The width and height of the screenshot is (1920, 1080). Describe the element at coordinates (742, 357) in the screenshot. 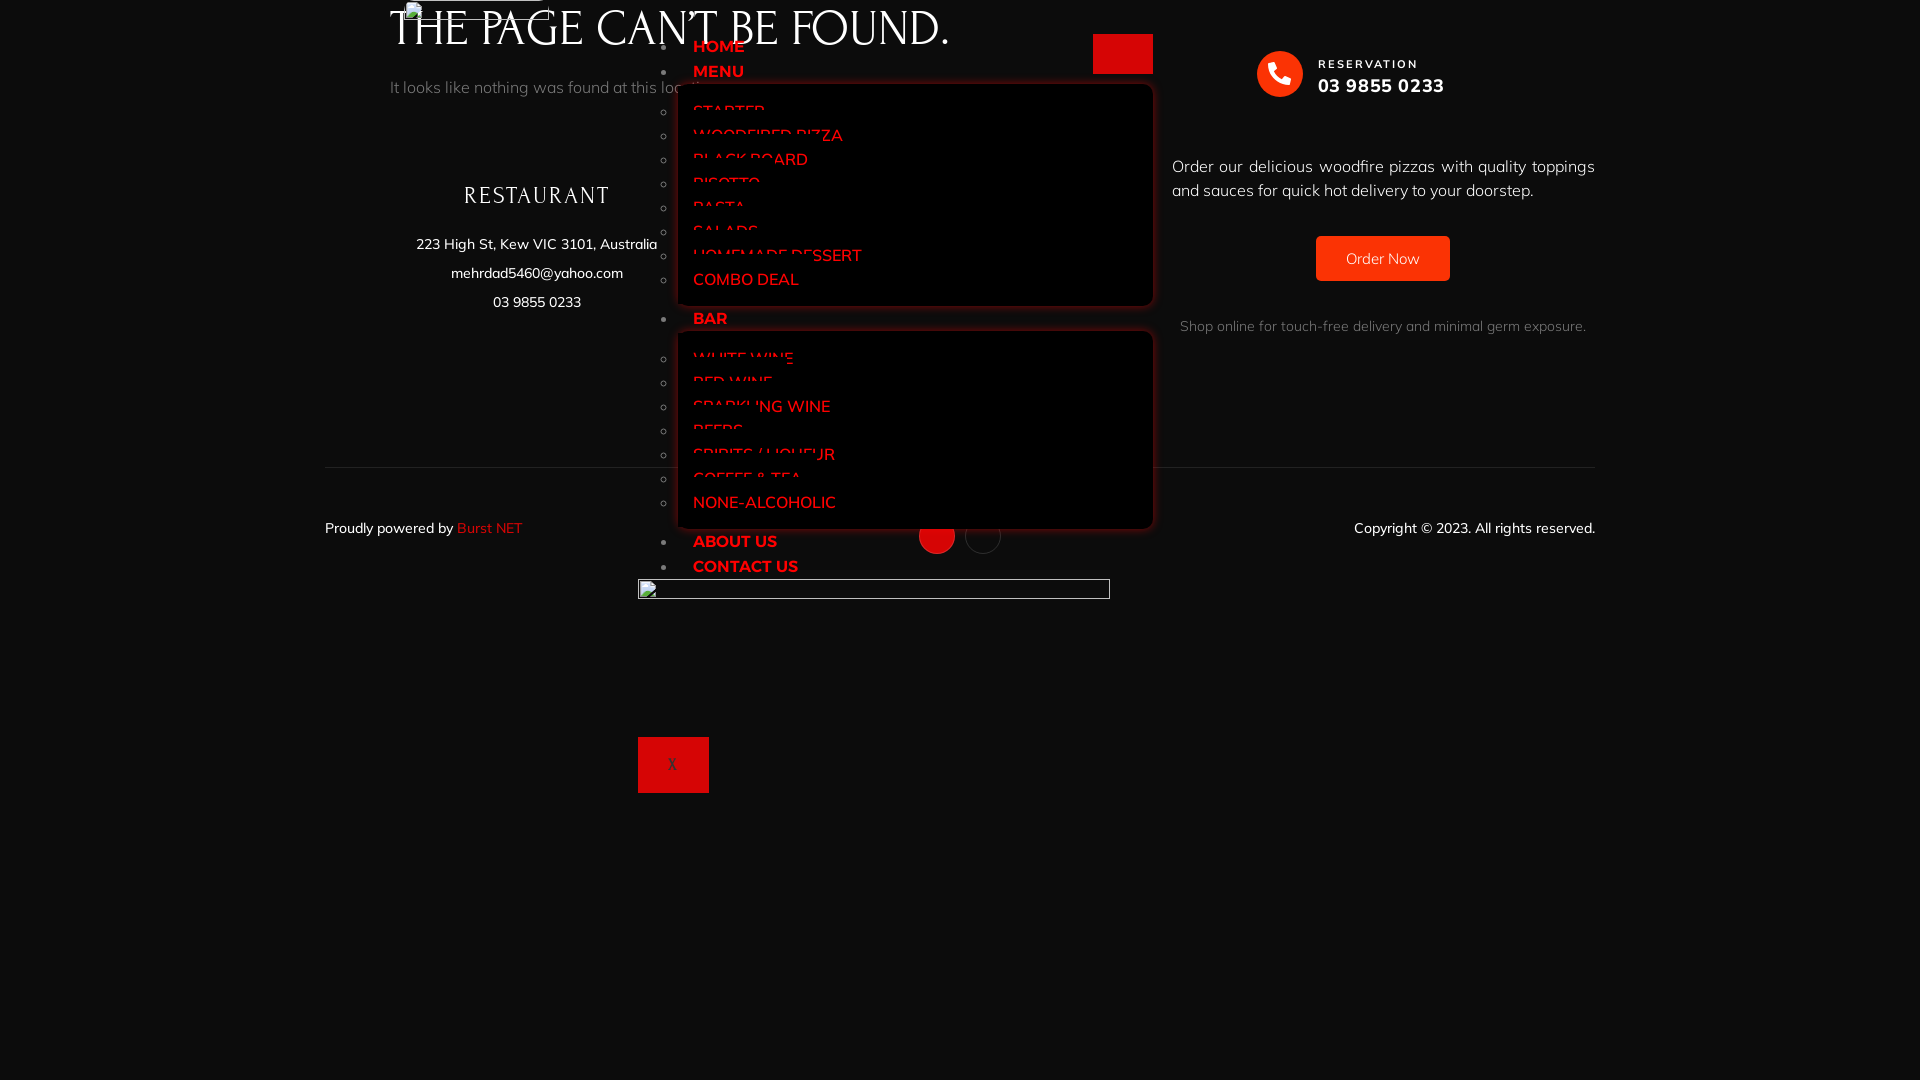

I see `'WHITE WINE'` at that location.